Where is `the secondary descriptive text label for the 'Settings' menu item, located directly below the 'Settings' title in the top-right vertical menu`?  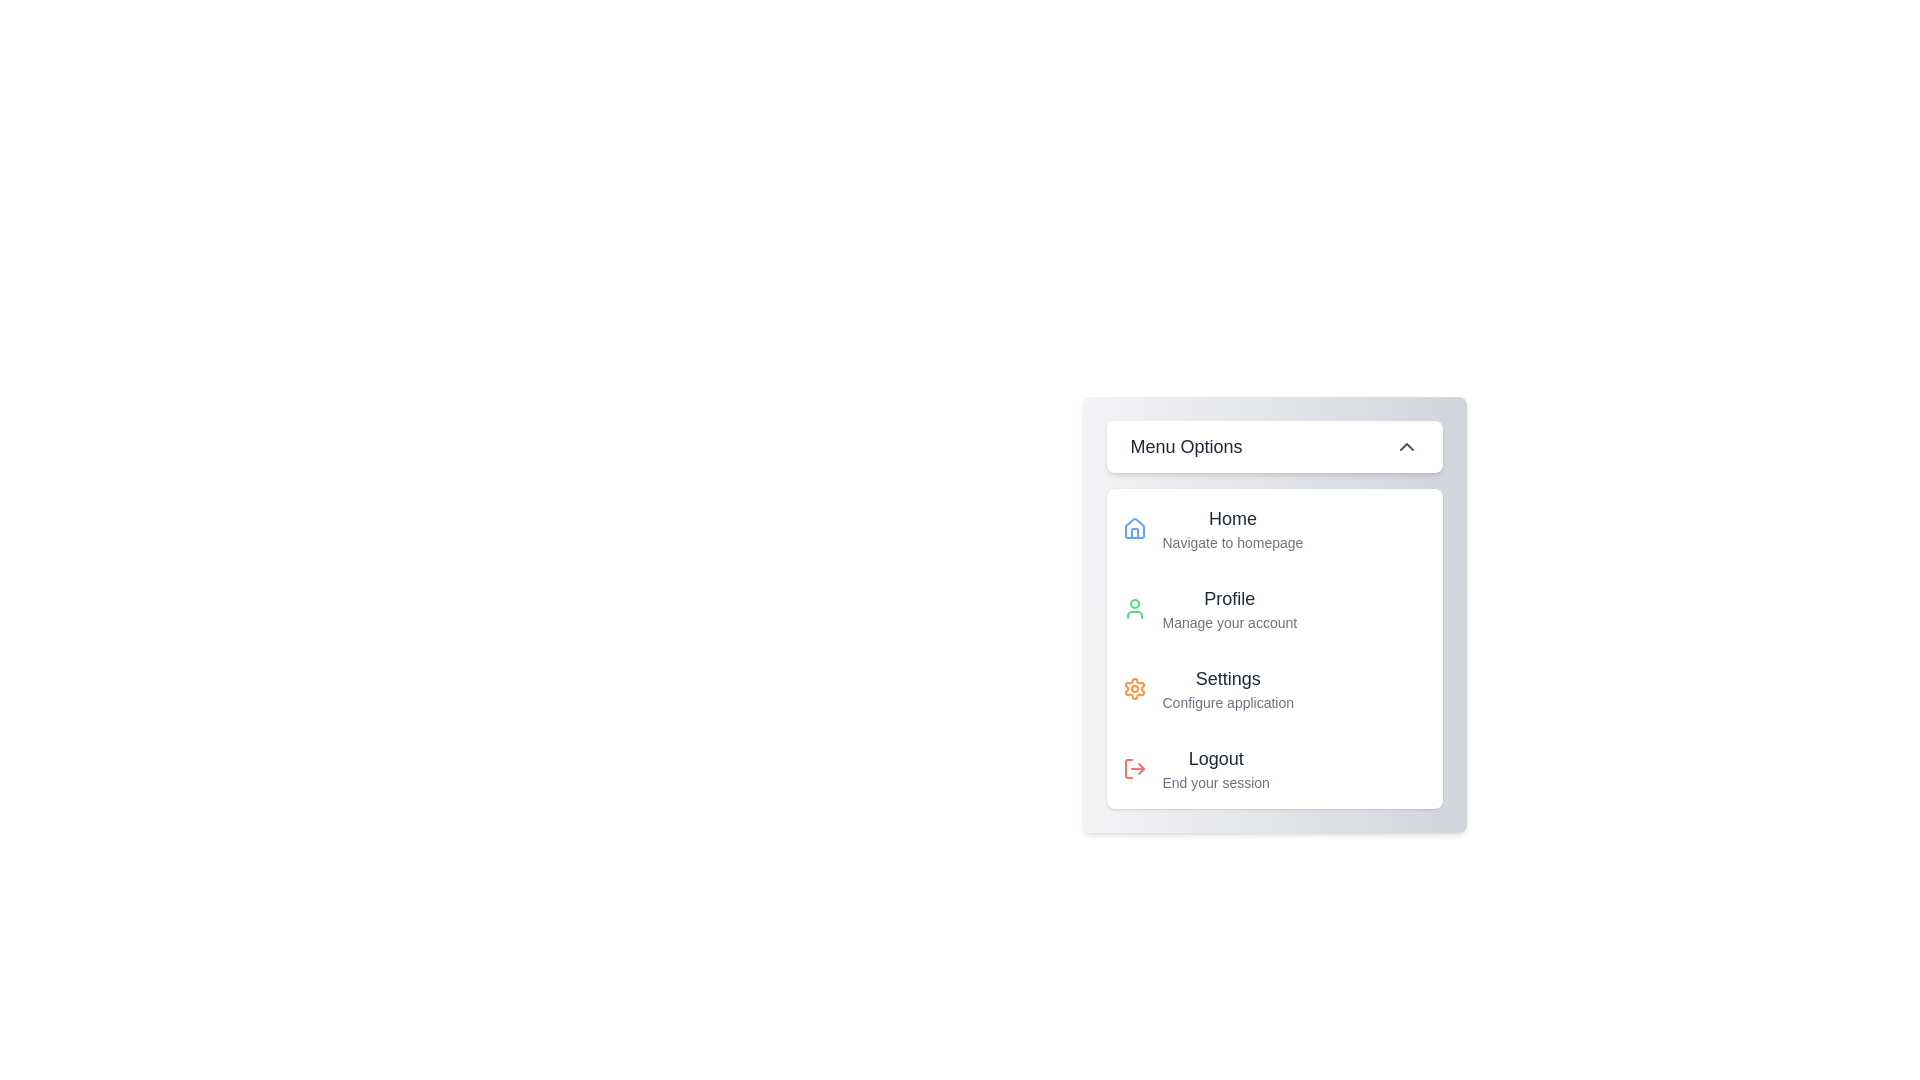
the secondary descriptive text label for the 'Settings' menu item, located directly below the 'Settings' title in the top-right vertical menu is located at coordinates (1227, 701).